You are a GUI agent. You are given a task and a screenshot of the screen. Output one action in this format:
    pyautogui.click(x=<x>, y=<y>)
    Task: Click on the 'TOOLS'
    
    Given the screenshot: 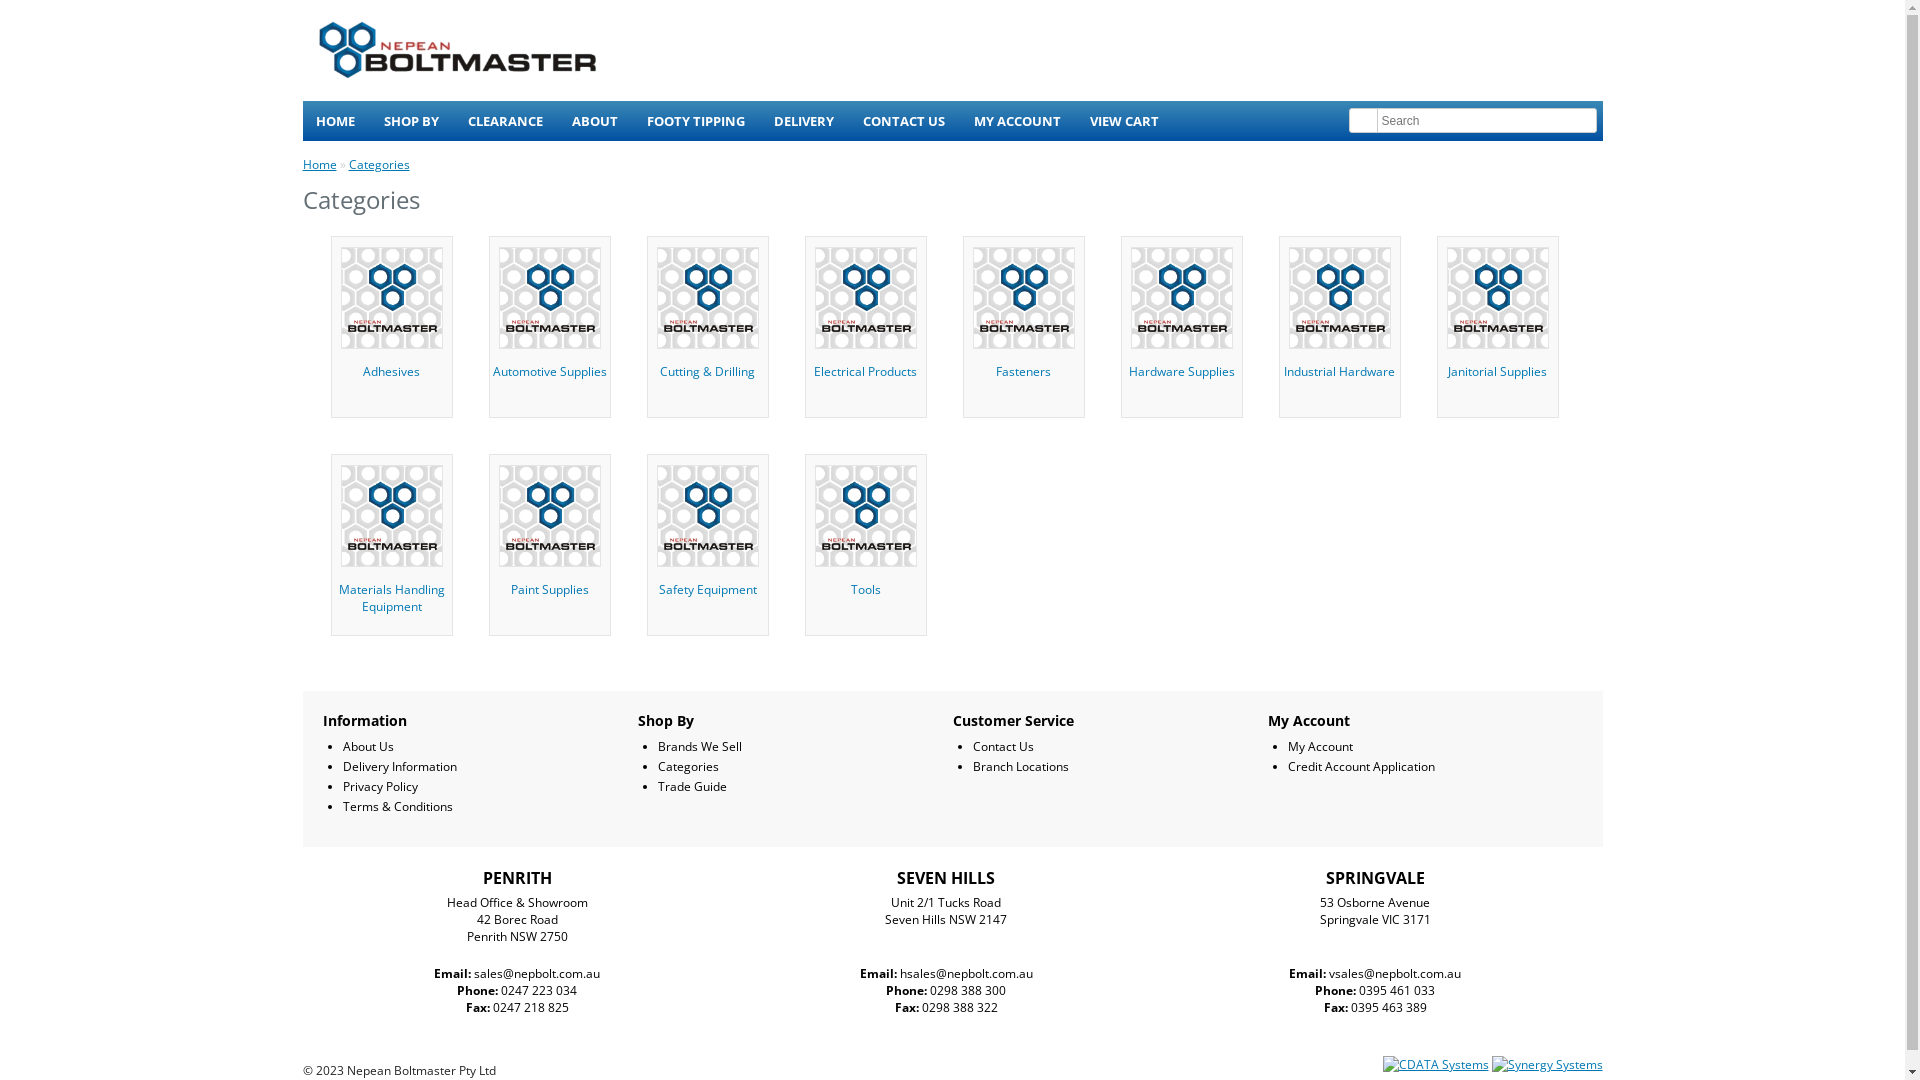 What is the action you would take?
    pyautogui.click(x=864, y=515)
    